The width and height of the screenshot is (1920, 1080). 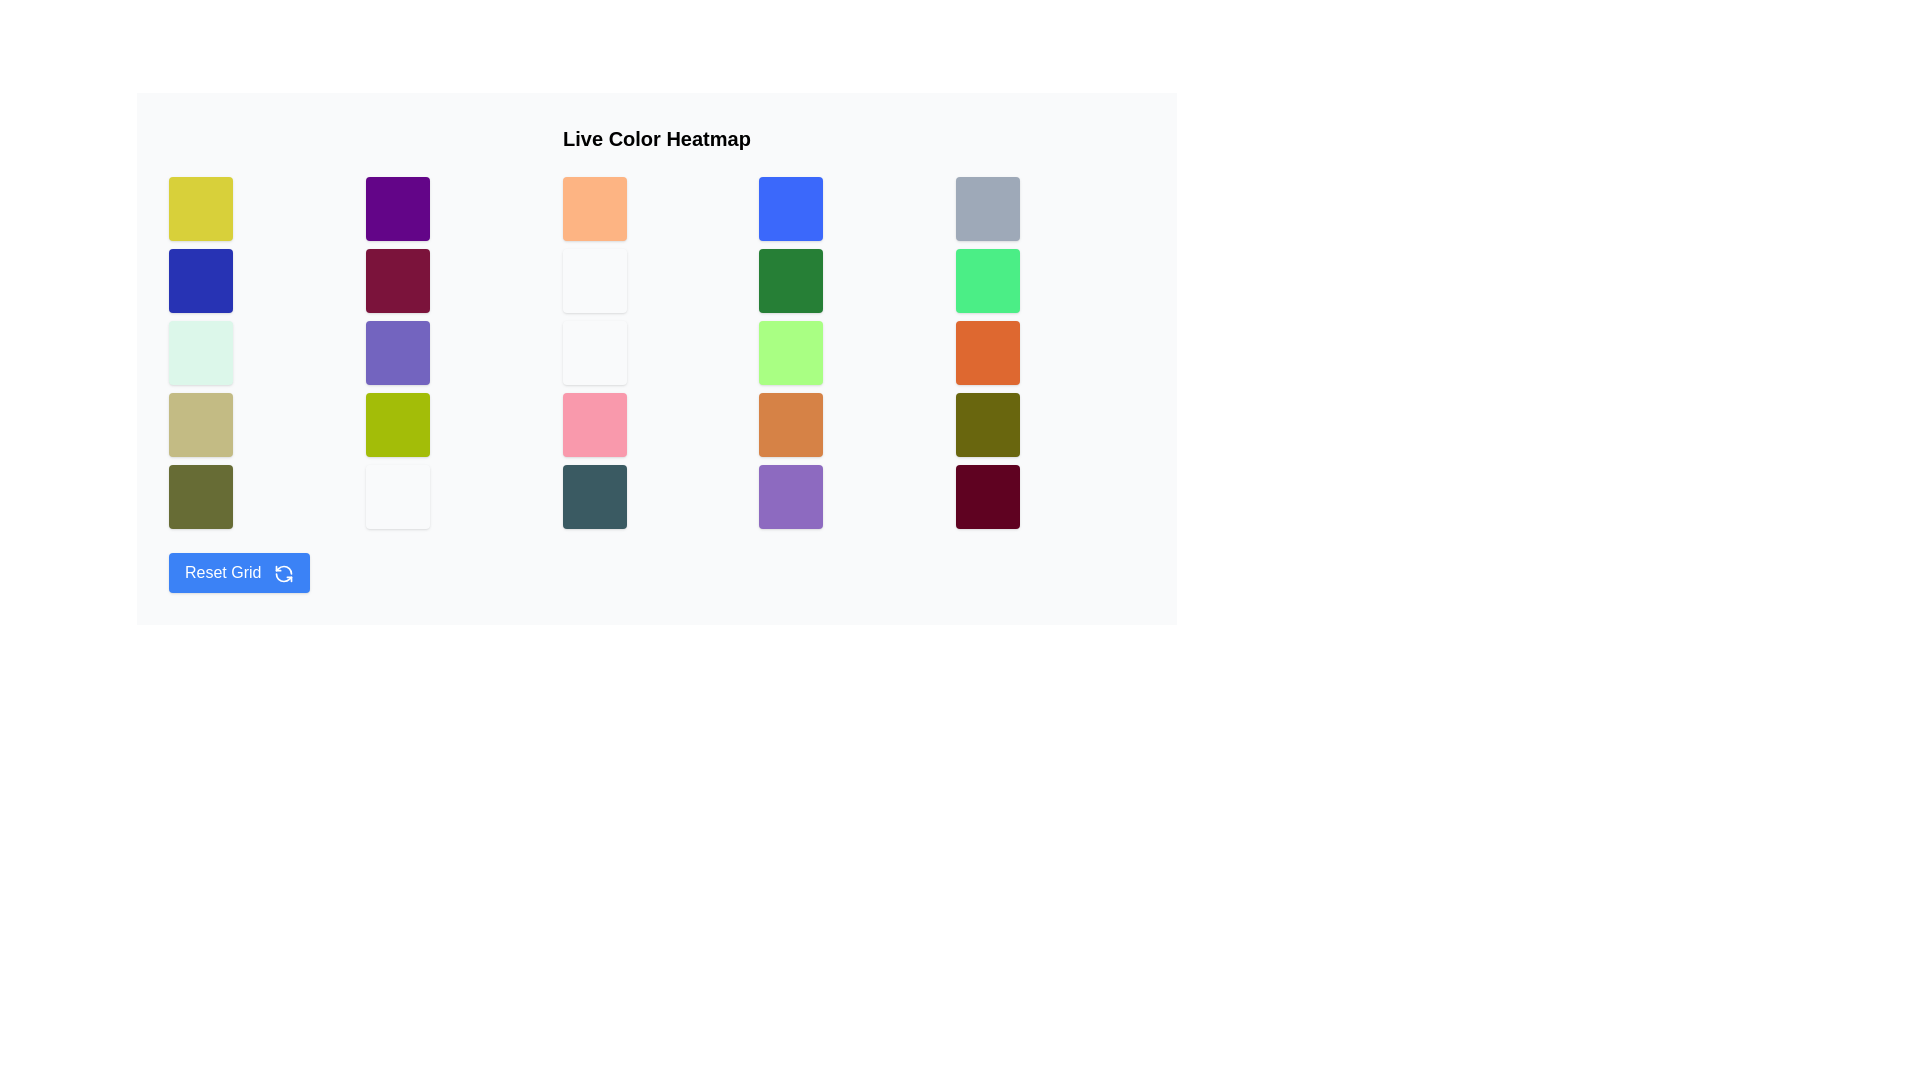 I want to click on the non-interactive Square Tile located in the second row, first column of the grid layout, so click(x=201, y=281).